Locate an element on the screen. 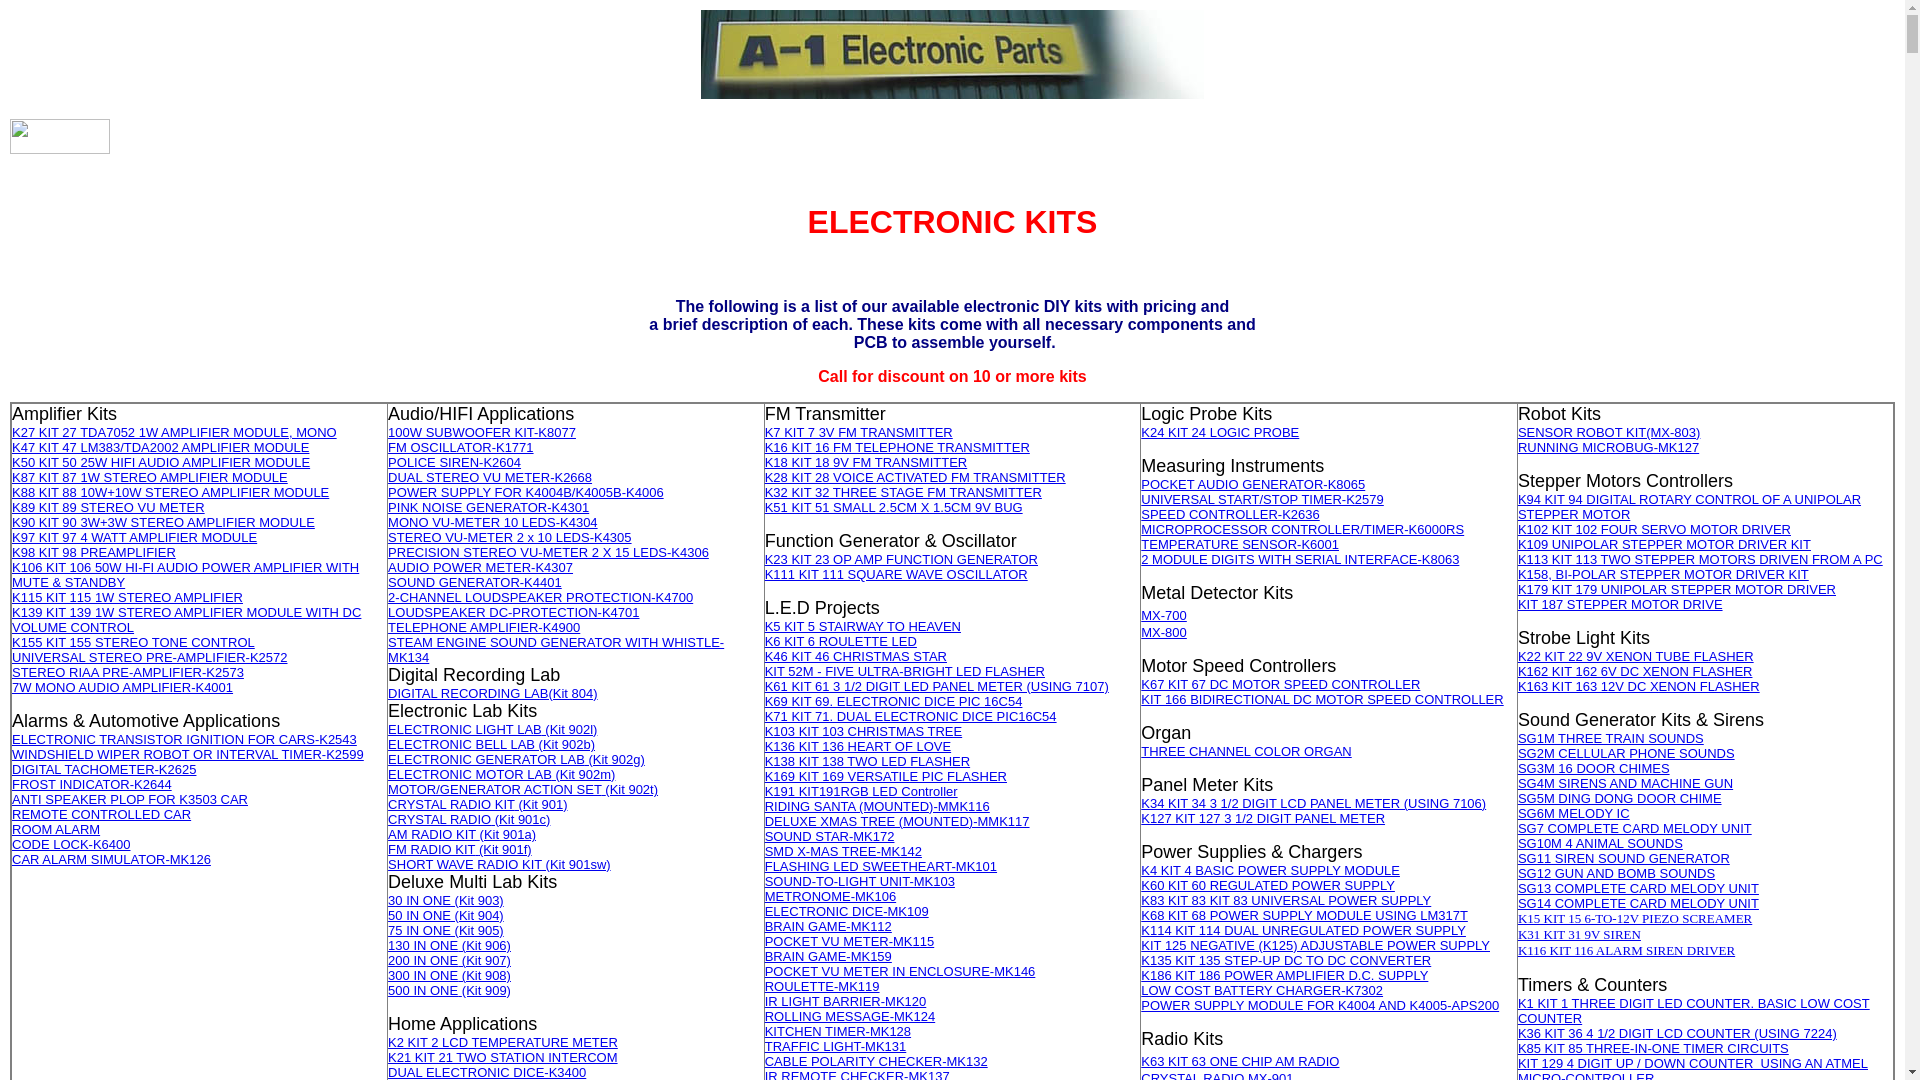 The image size is (1920, 1080). 'KIT 125 NEGATIVE (K125) ADJUSTABLE POWER SUPPLY' is located at coordinates (1315, 945).